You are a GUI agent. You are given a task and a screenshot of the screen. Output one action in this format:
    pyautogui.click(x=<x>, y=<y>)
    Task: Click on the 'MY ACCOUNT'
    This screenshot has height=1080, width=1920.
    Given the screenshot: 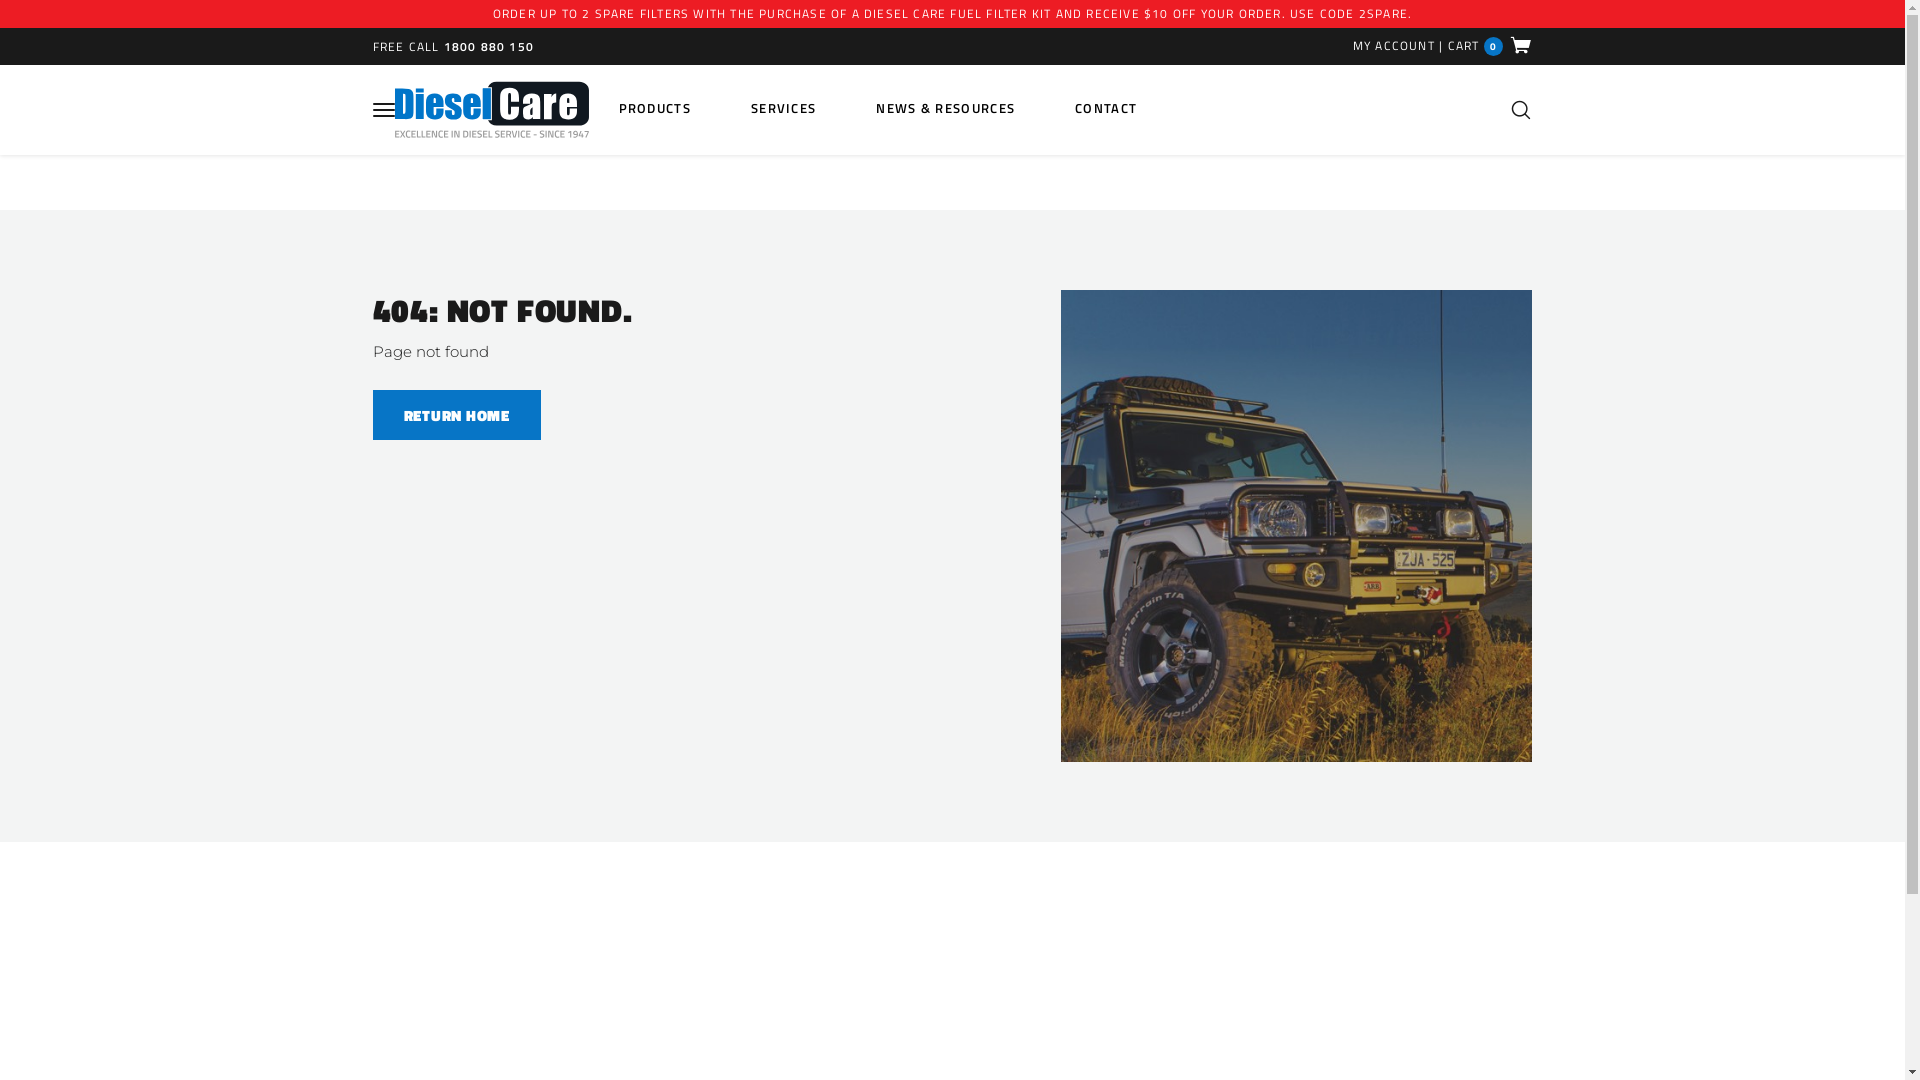 What is the action you would take?
    pyautogui.click(x=1353, y=45)
    